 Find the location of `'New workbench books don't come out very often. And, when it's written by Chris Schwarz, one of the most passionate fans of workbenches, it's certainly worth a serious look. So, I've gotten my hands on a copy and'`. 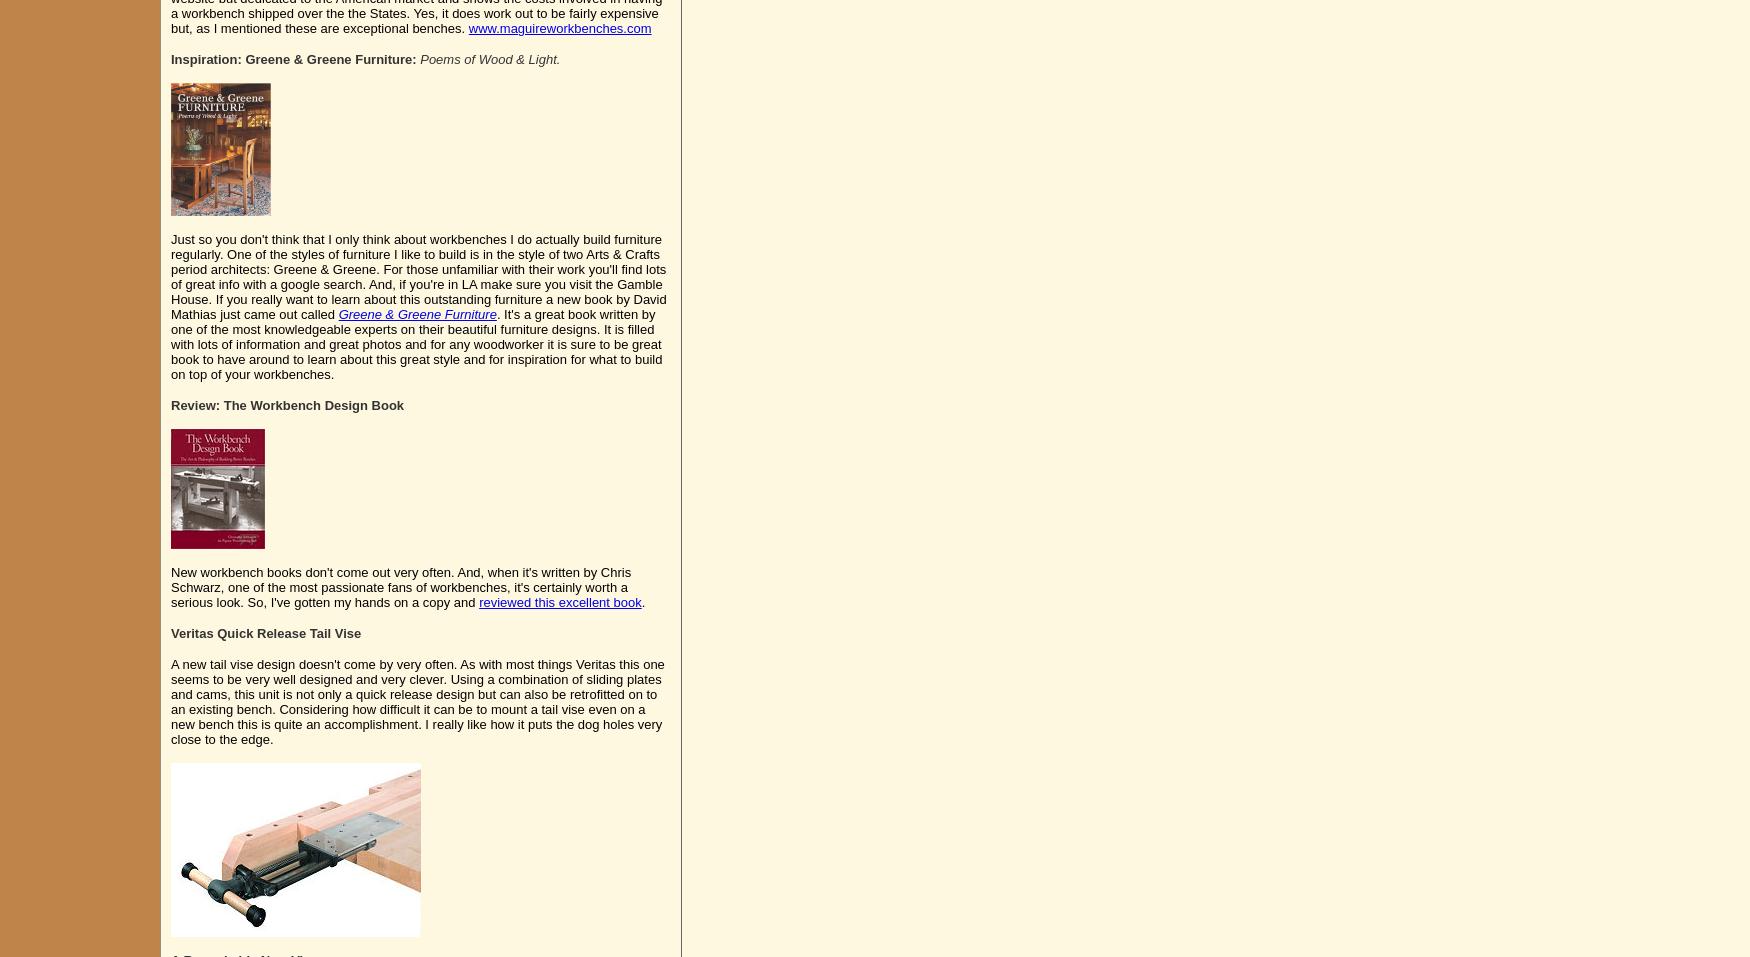

'New workbench books don't come out very often. And, when it's written by Chris Schwarz, one of the most passionate fans of workbenches, it's certainly worth a serious look. So, I've gotten my hands on a copy and' is located at coordinates (399, 586).